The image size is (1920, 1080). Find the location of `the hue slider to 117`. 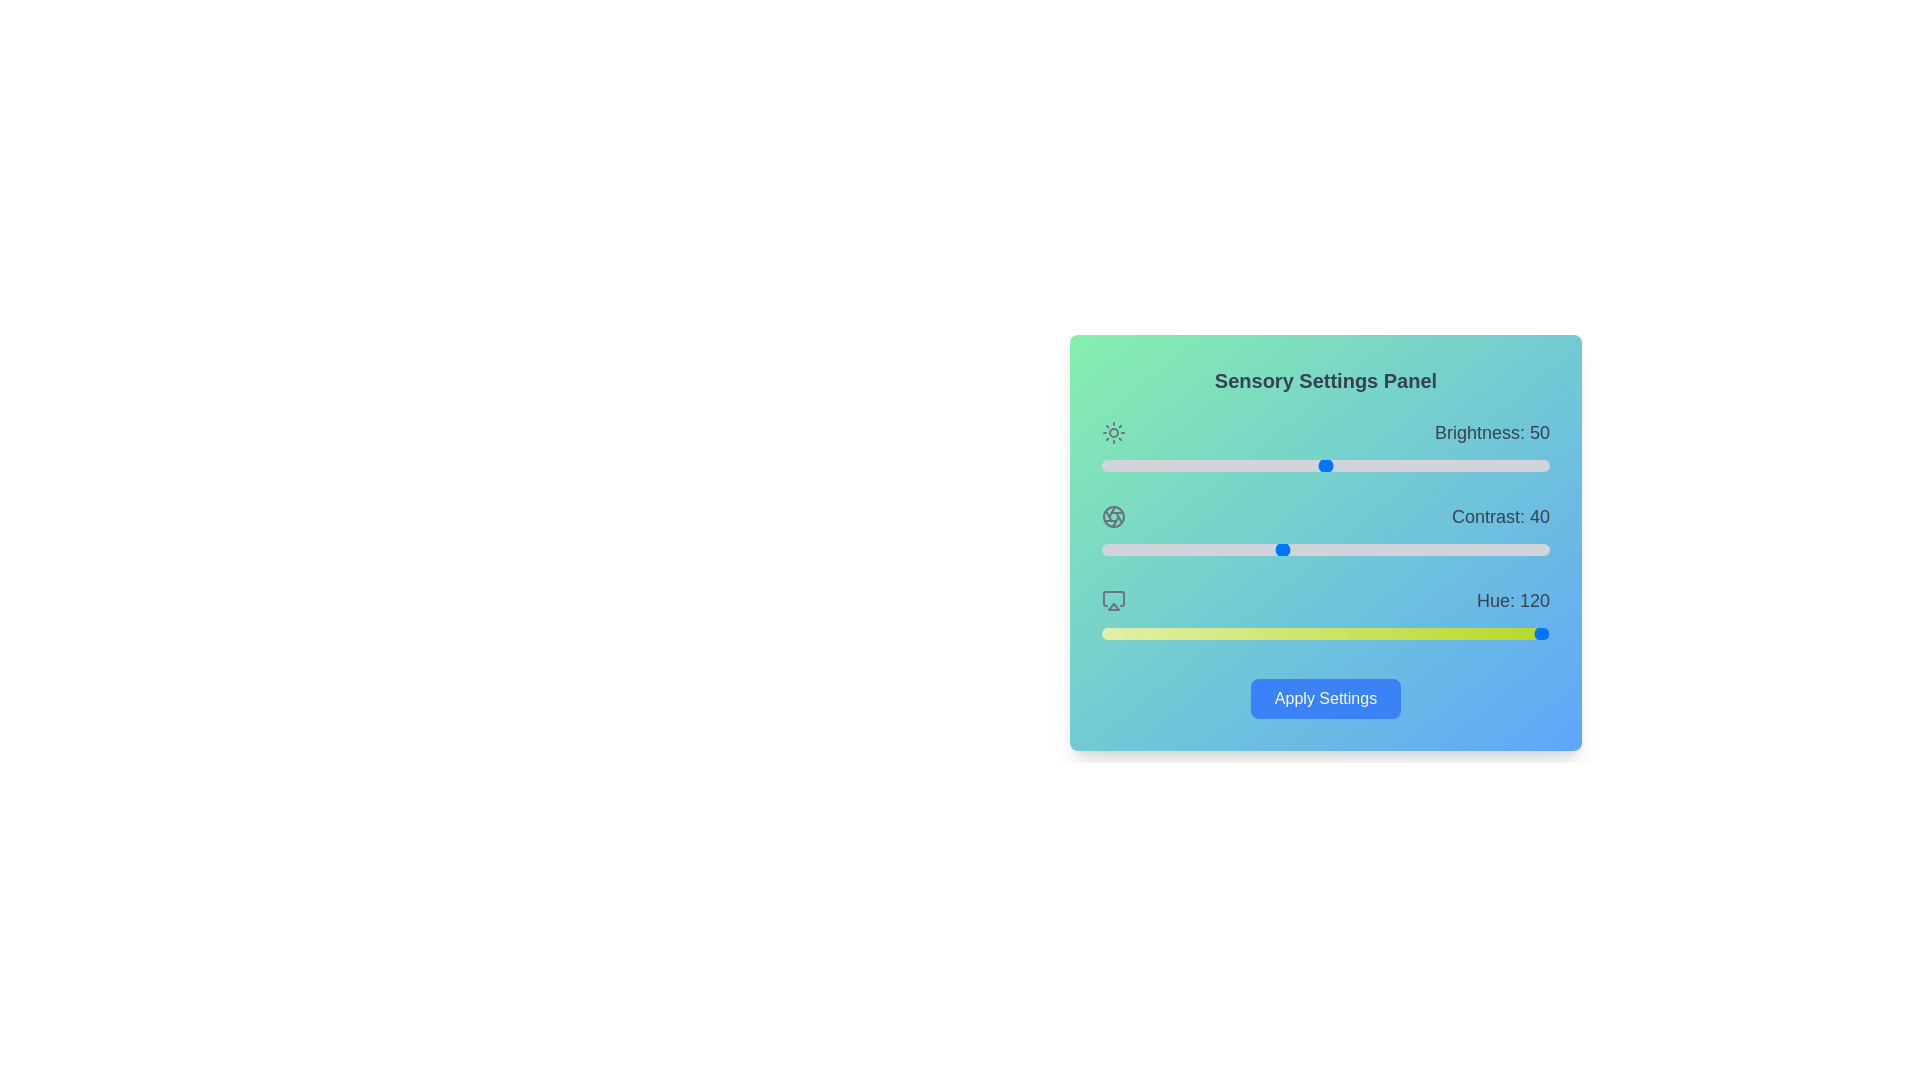

the hue slider to 117 is located at coordinates (1246, 633).